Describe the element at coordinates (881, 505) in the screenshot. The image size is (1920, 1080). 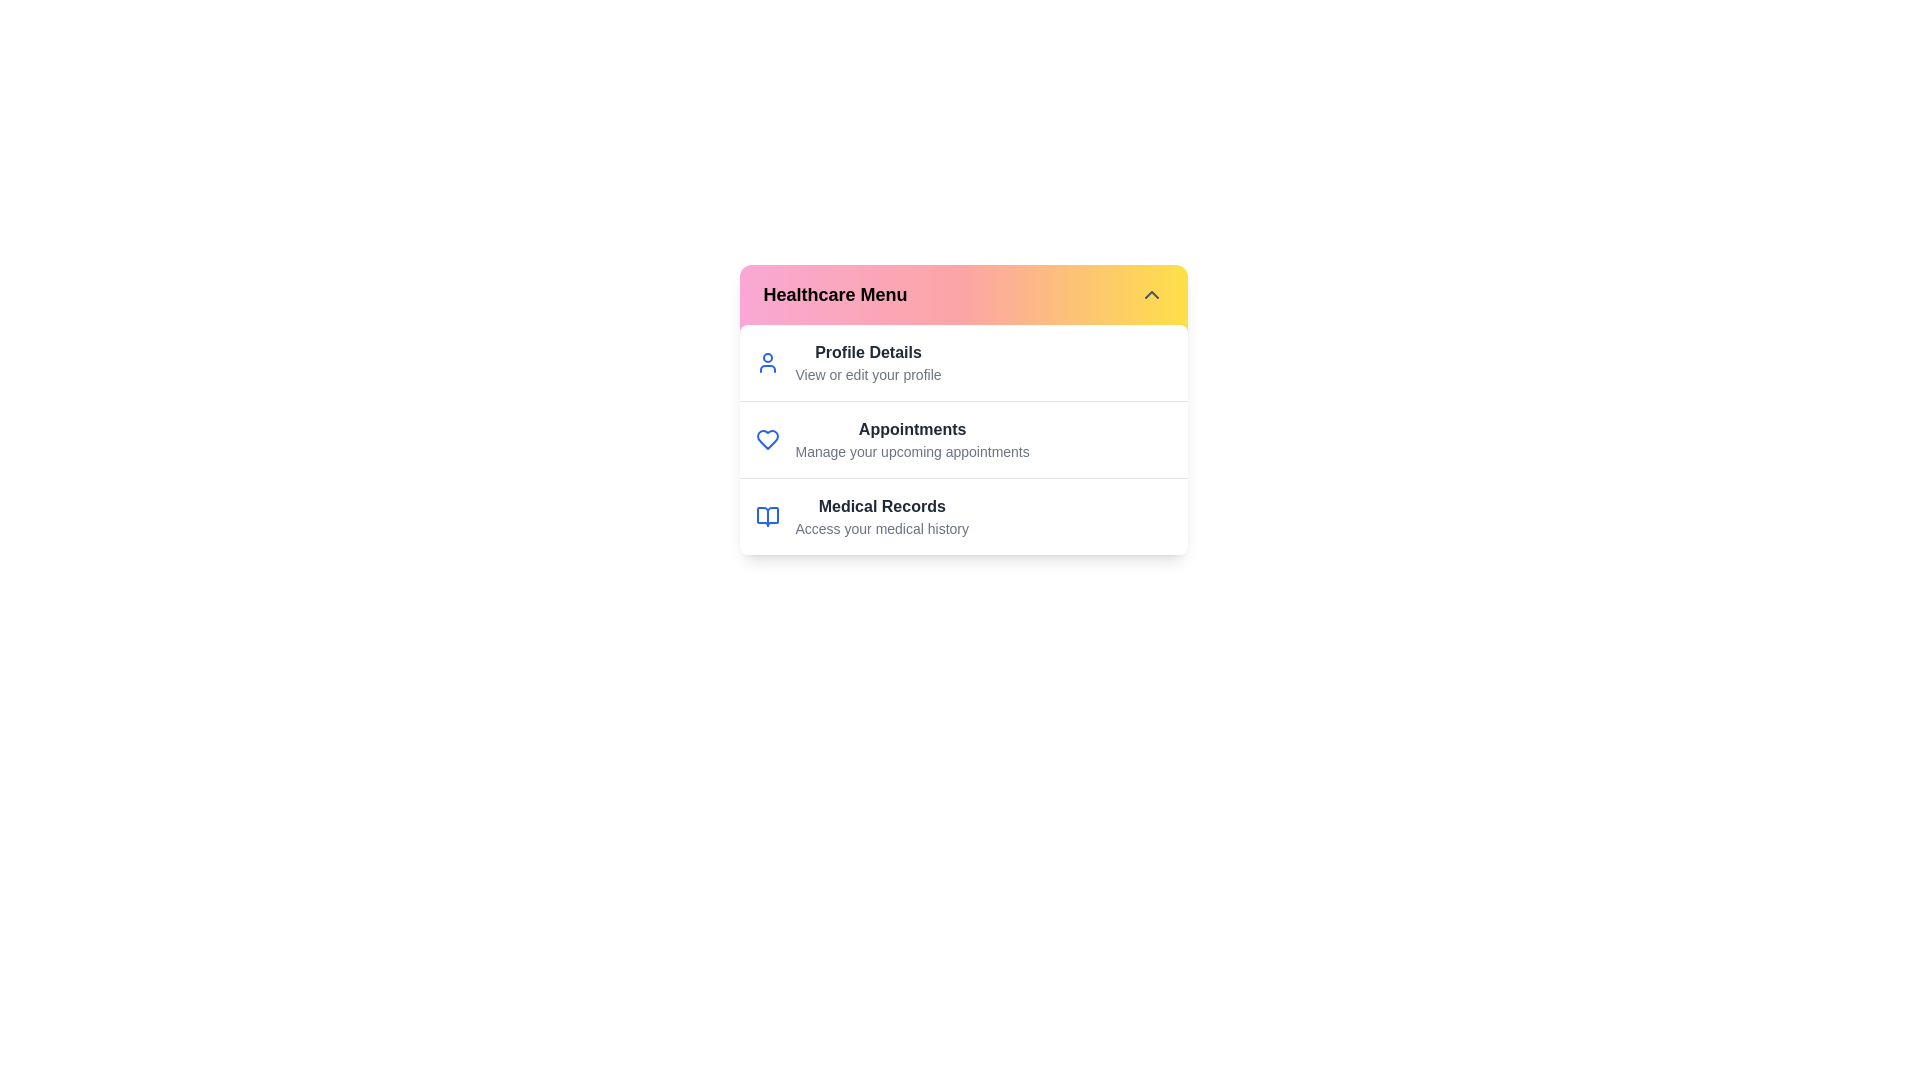
I see `the menu option Medical Records from the Healthcare Menu` at that location.